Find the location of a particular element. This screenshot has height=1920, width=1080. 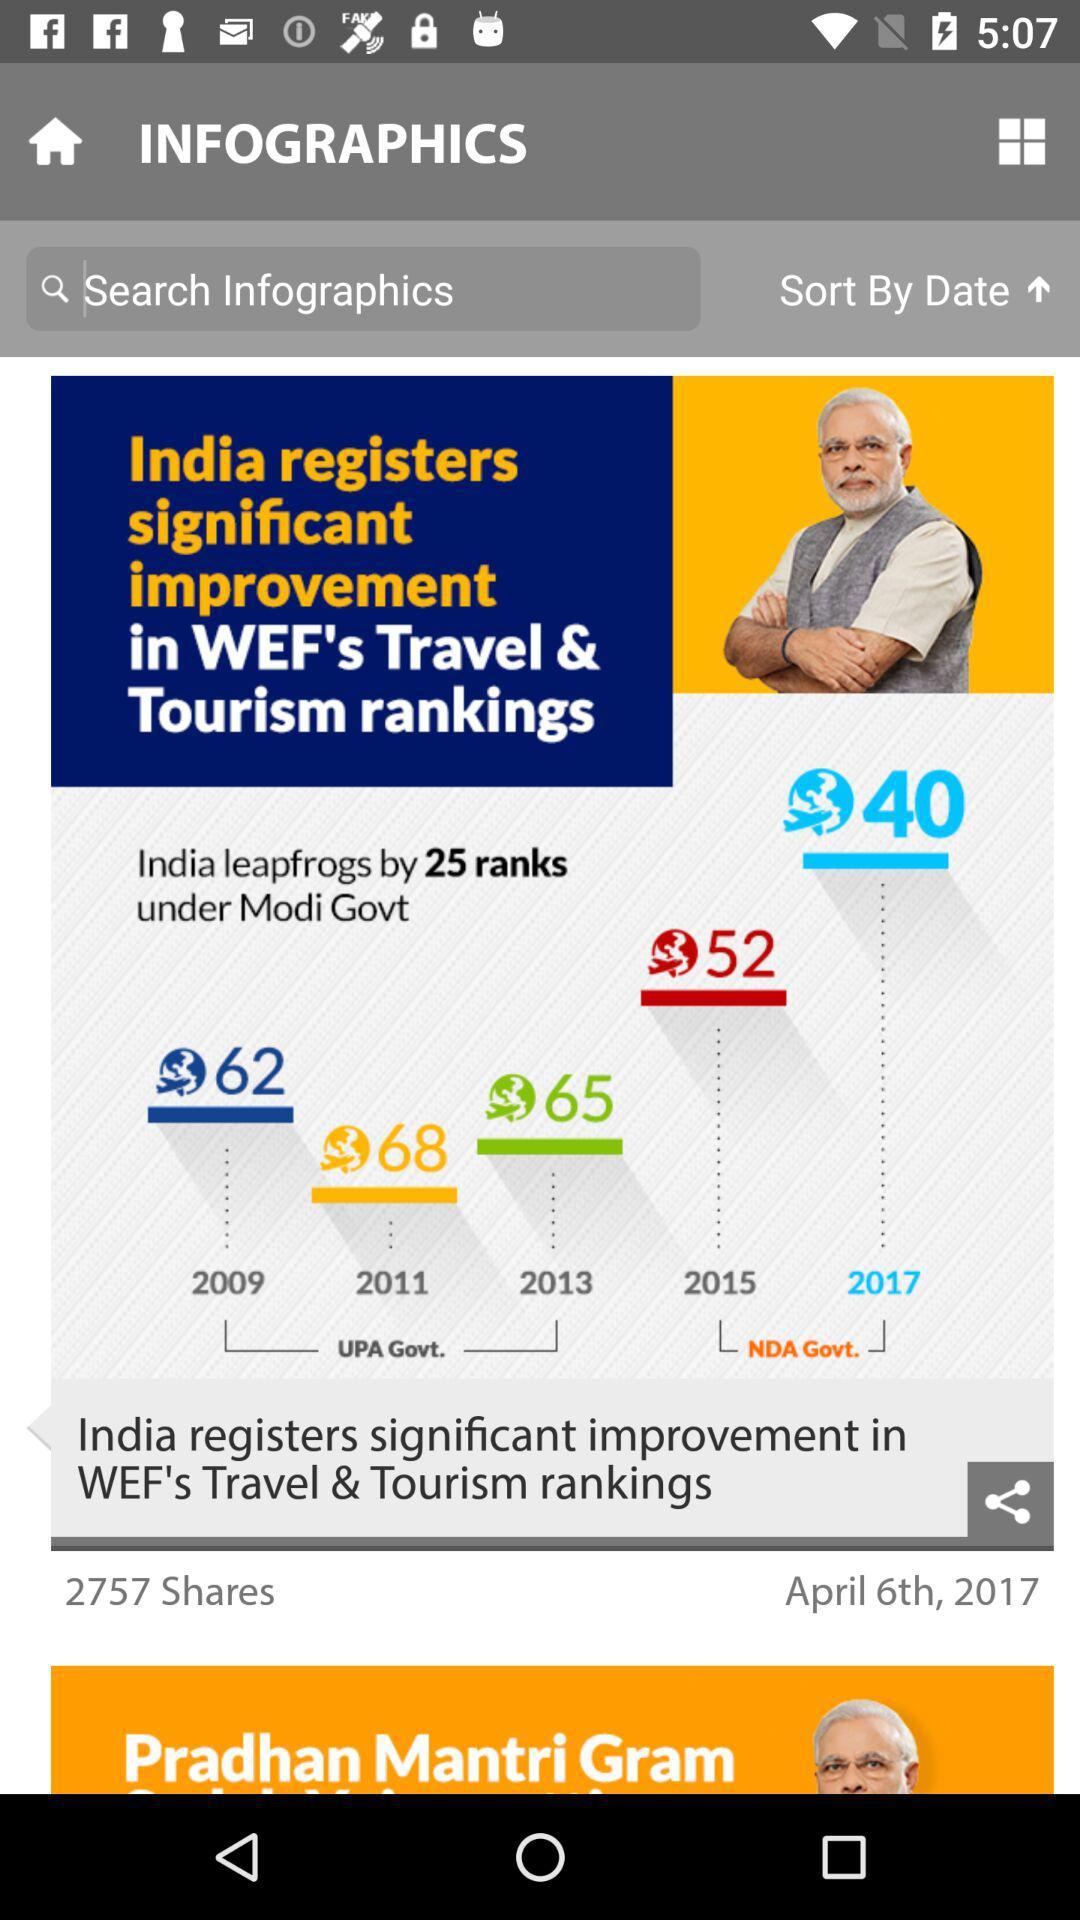

april 6th, 2017 is located at coordinates (912, 1588).